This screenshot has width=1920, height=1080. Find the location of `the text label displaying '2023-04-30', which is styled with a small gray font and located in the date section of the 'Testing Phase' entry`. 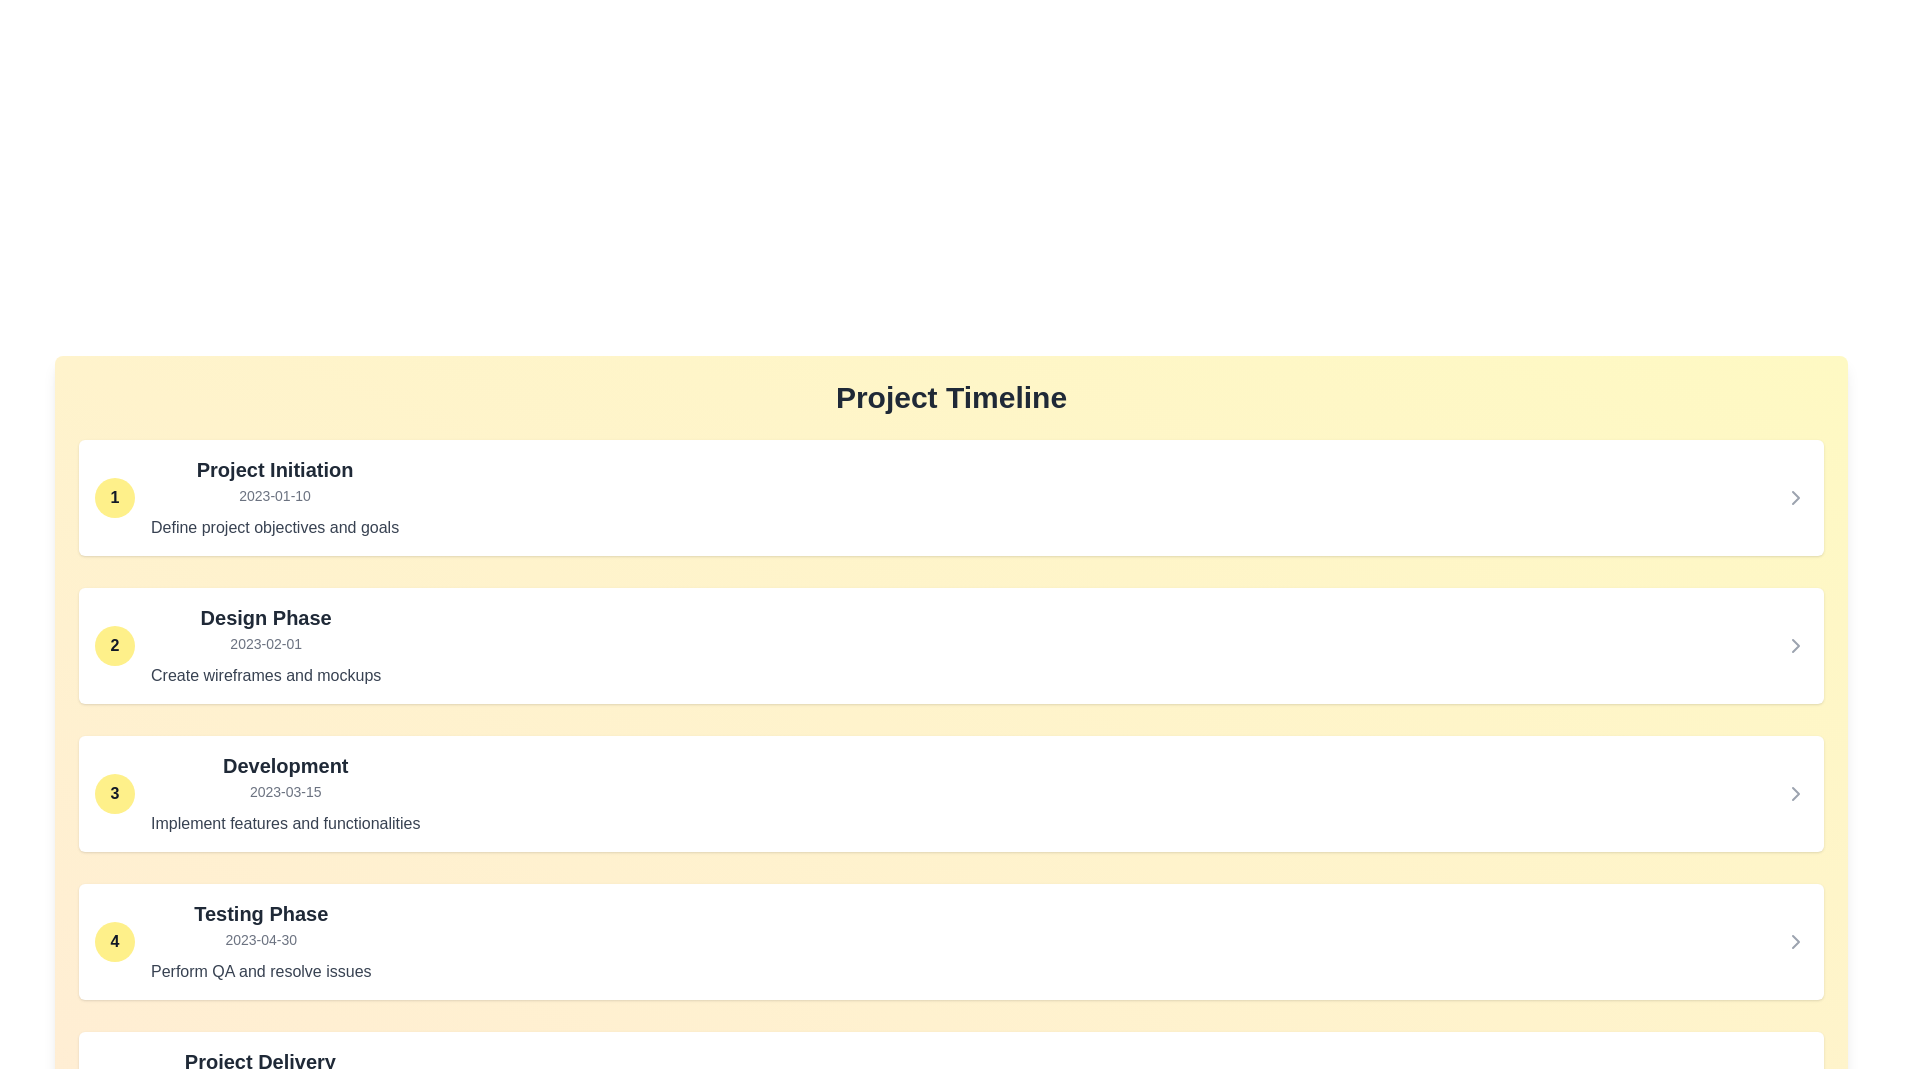

the text label displaying '2023-04-30', which is styled with a small gray font and located in the date section of the 'Testing Phase' entry is located at coordinates (260, 940).